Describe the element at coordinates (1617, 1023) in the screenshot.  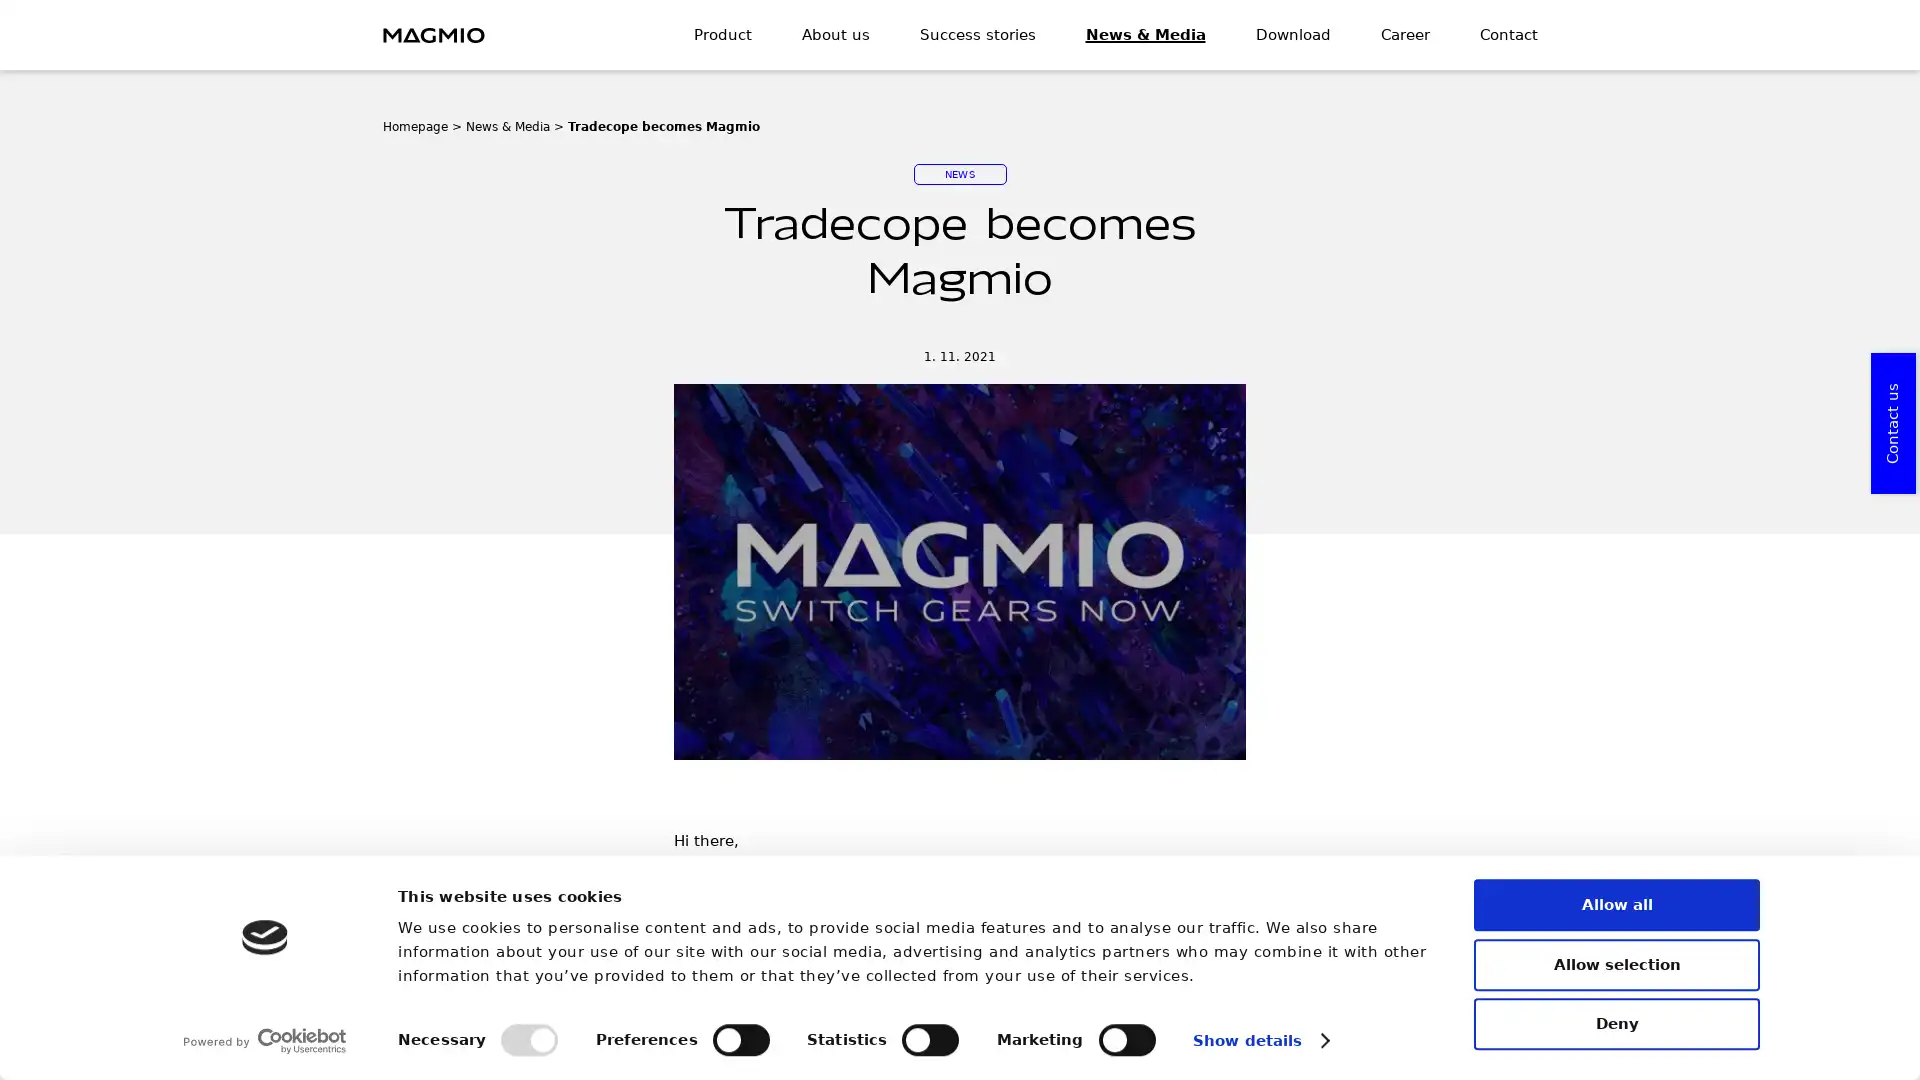
I see `Deny` at that location.